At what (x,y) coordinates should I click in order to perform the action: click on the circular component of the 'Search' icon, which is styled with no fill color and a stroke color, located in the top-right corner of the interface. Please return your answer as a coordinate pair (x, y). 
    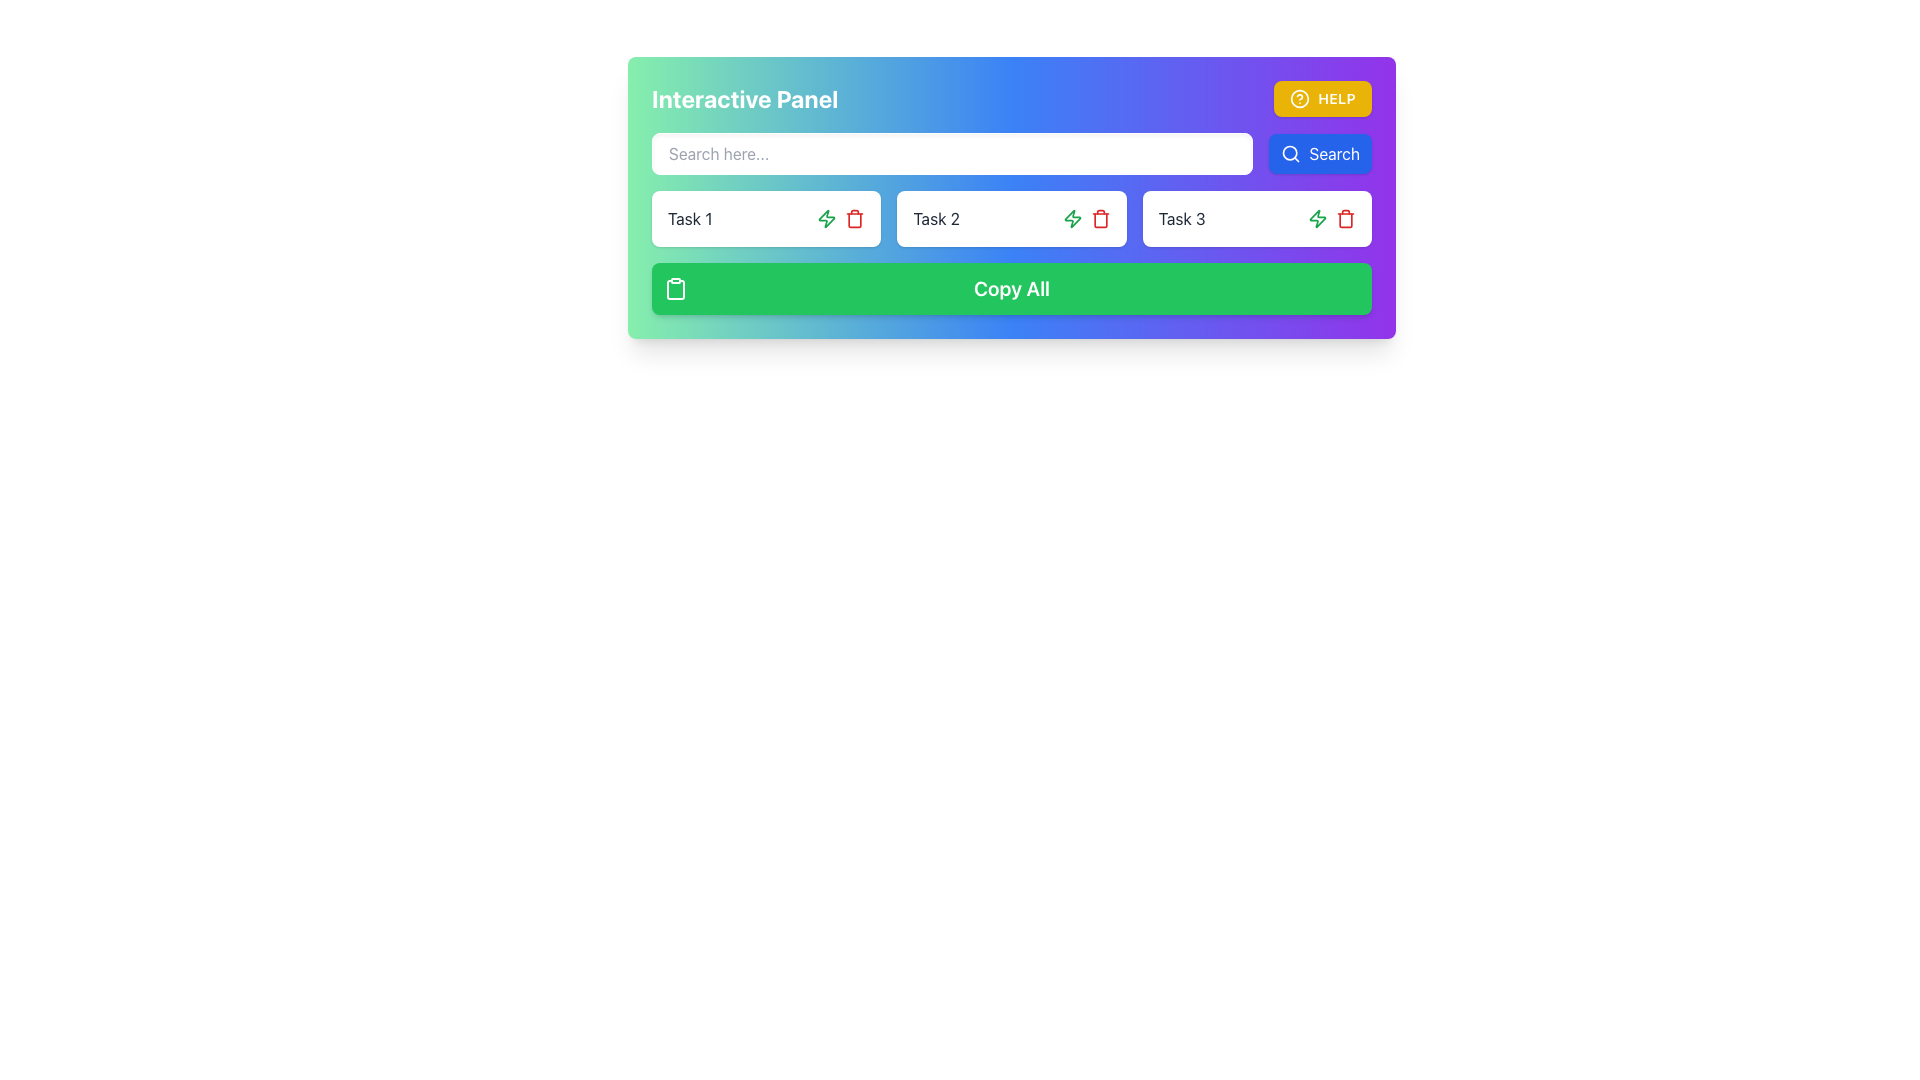
    Looking at the image, I should click on (1290, 152).